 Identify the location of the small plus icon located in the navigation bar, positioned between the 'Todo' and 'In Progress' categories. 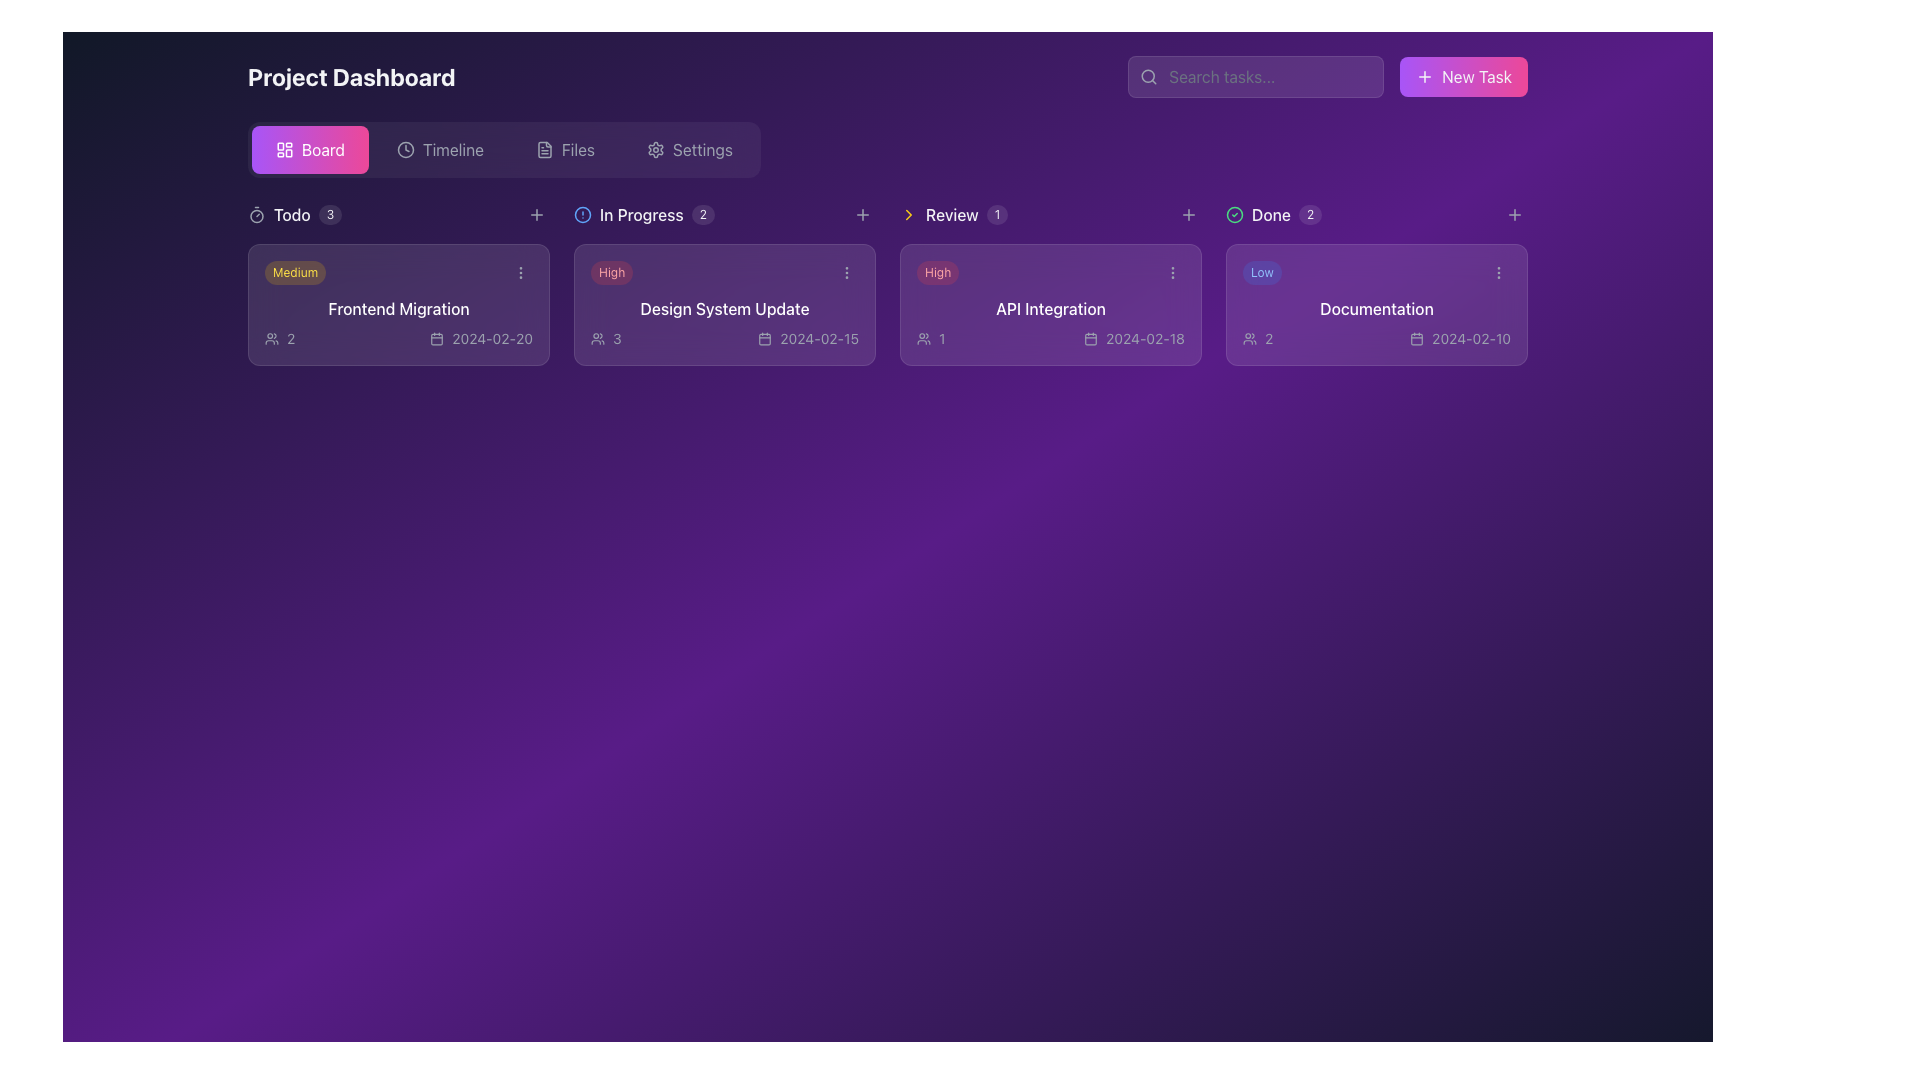
(537, 215).